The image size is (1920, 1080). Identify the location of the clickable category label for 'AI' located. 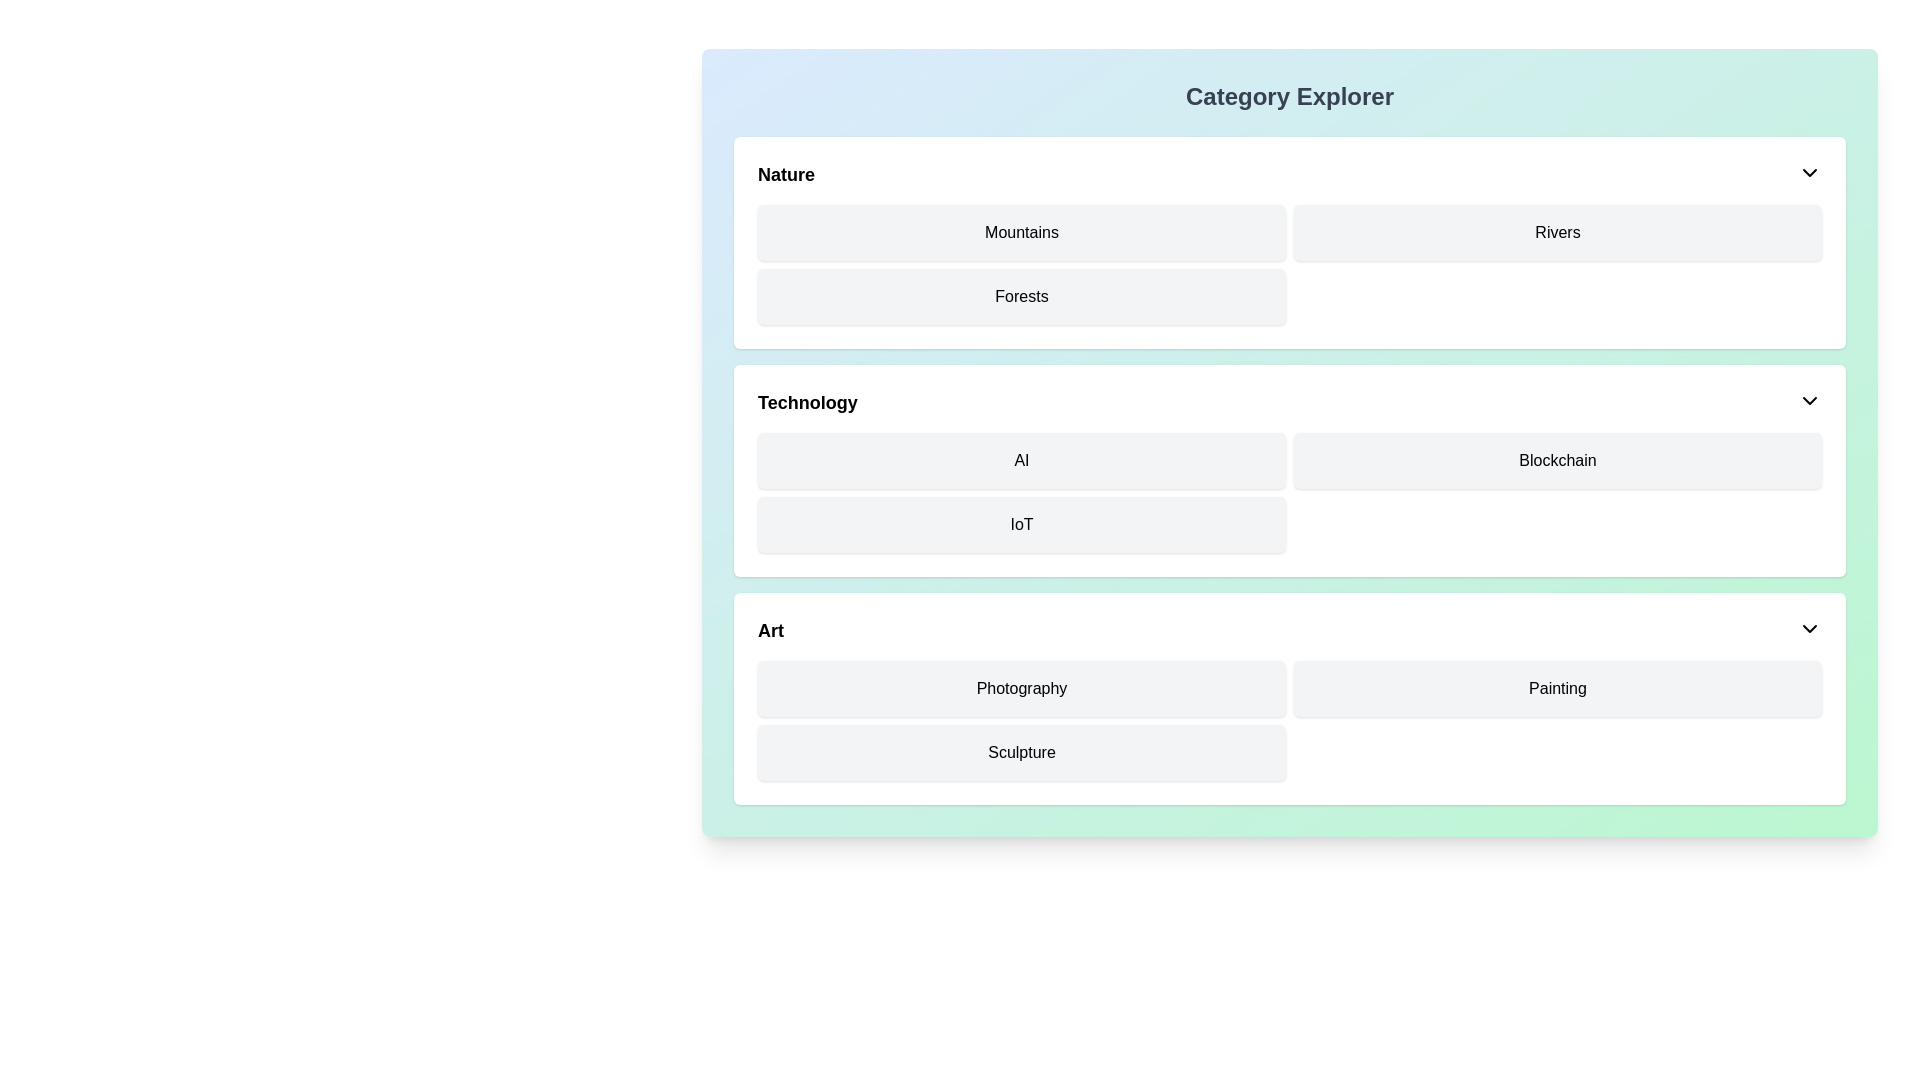
(1022, 461).